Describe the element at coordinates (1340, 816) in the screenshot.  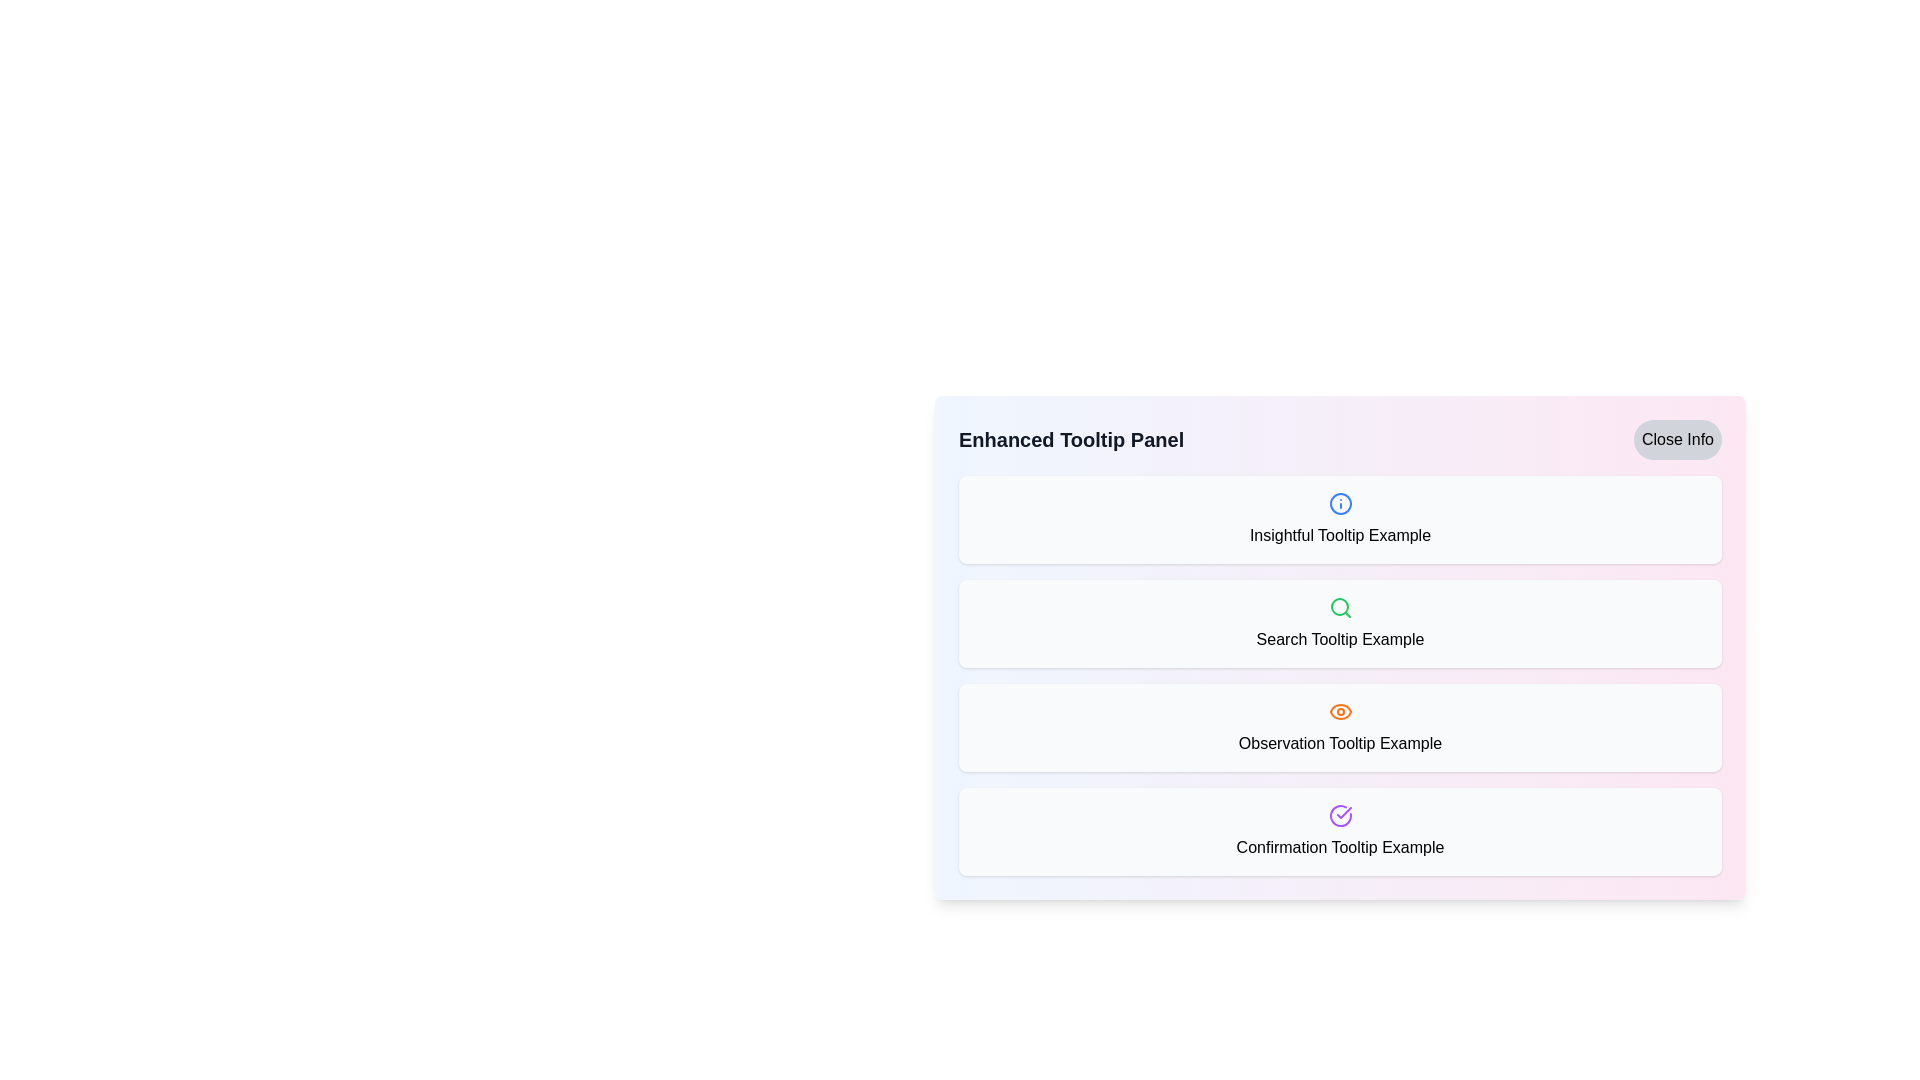
I see `the circular icon with a checkmark, which has a bold purple border, located within the 'Confirmation Tooltip Example' box` at that location.